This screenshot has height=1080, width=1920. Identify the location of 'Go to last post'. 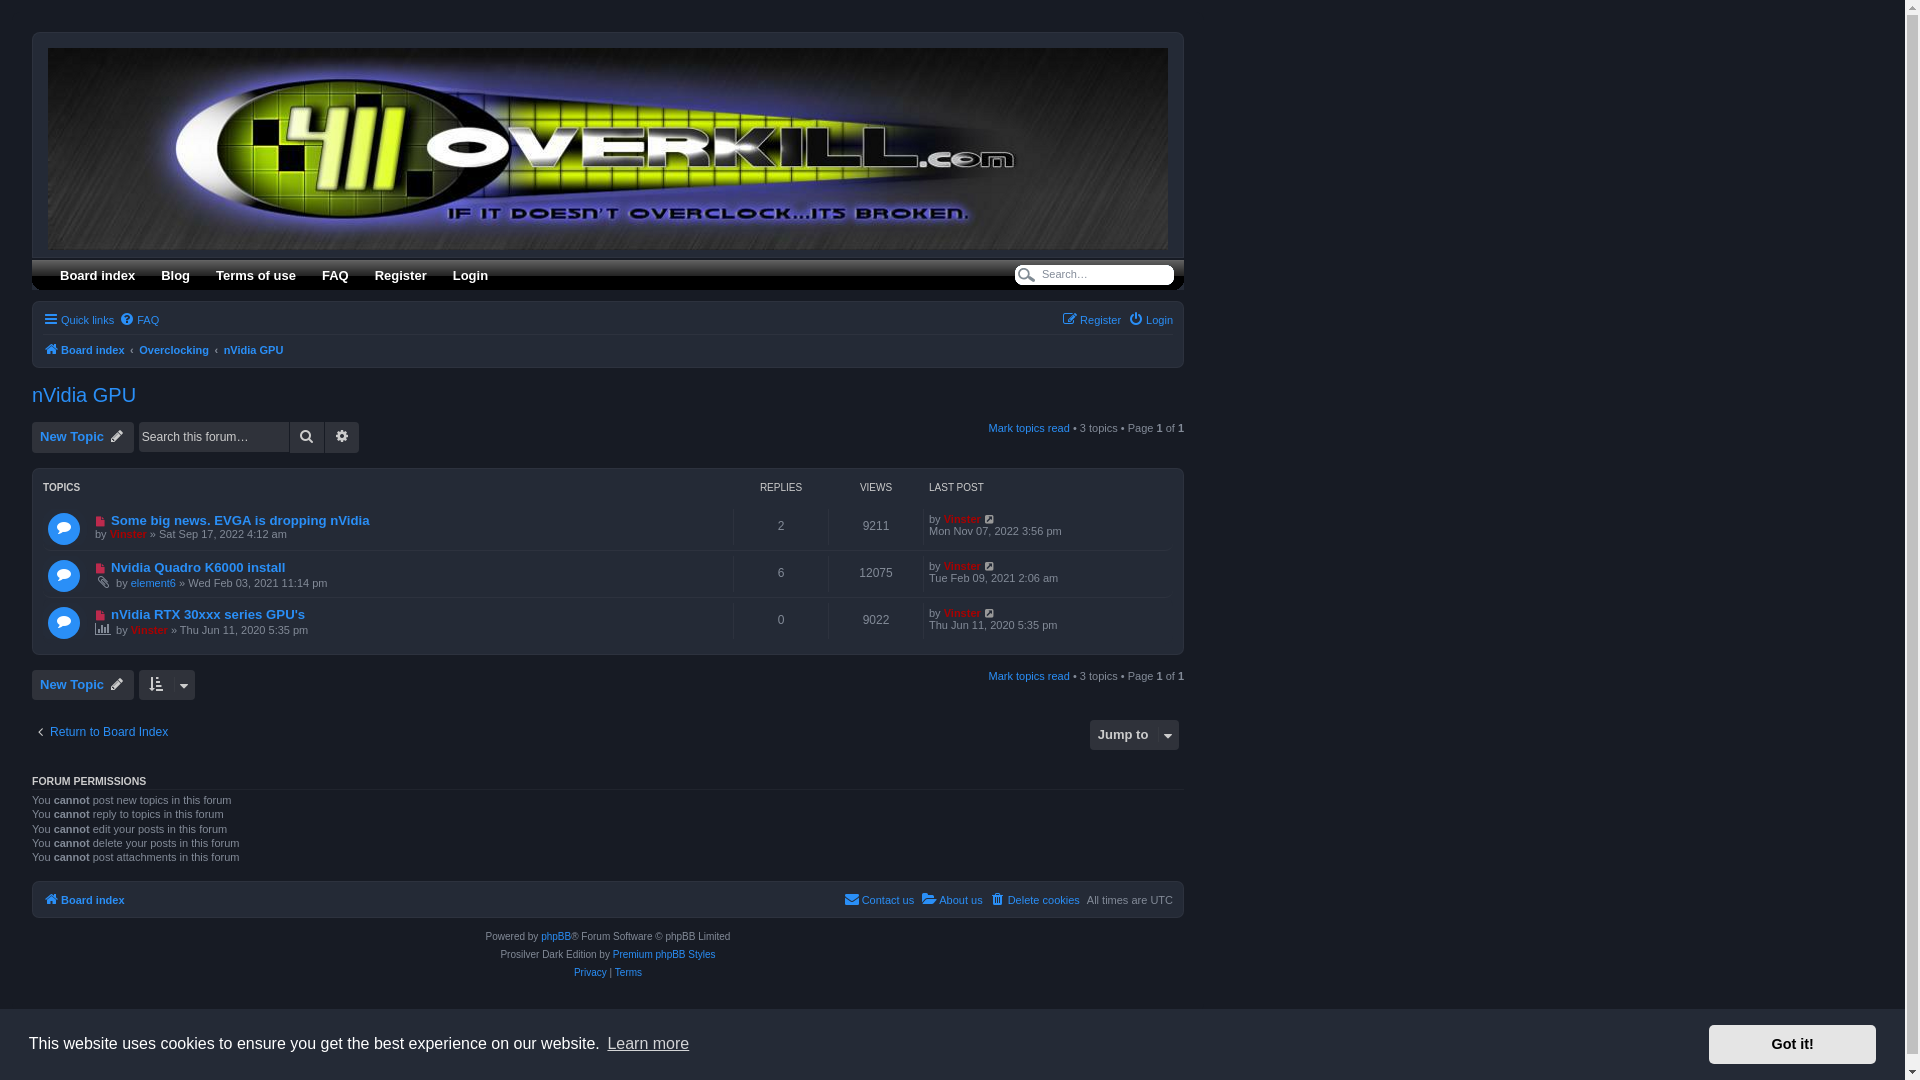
(990, 518).